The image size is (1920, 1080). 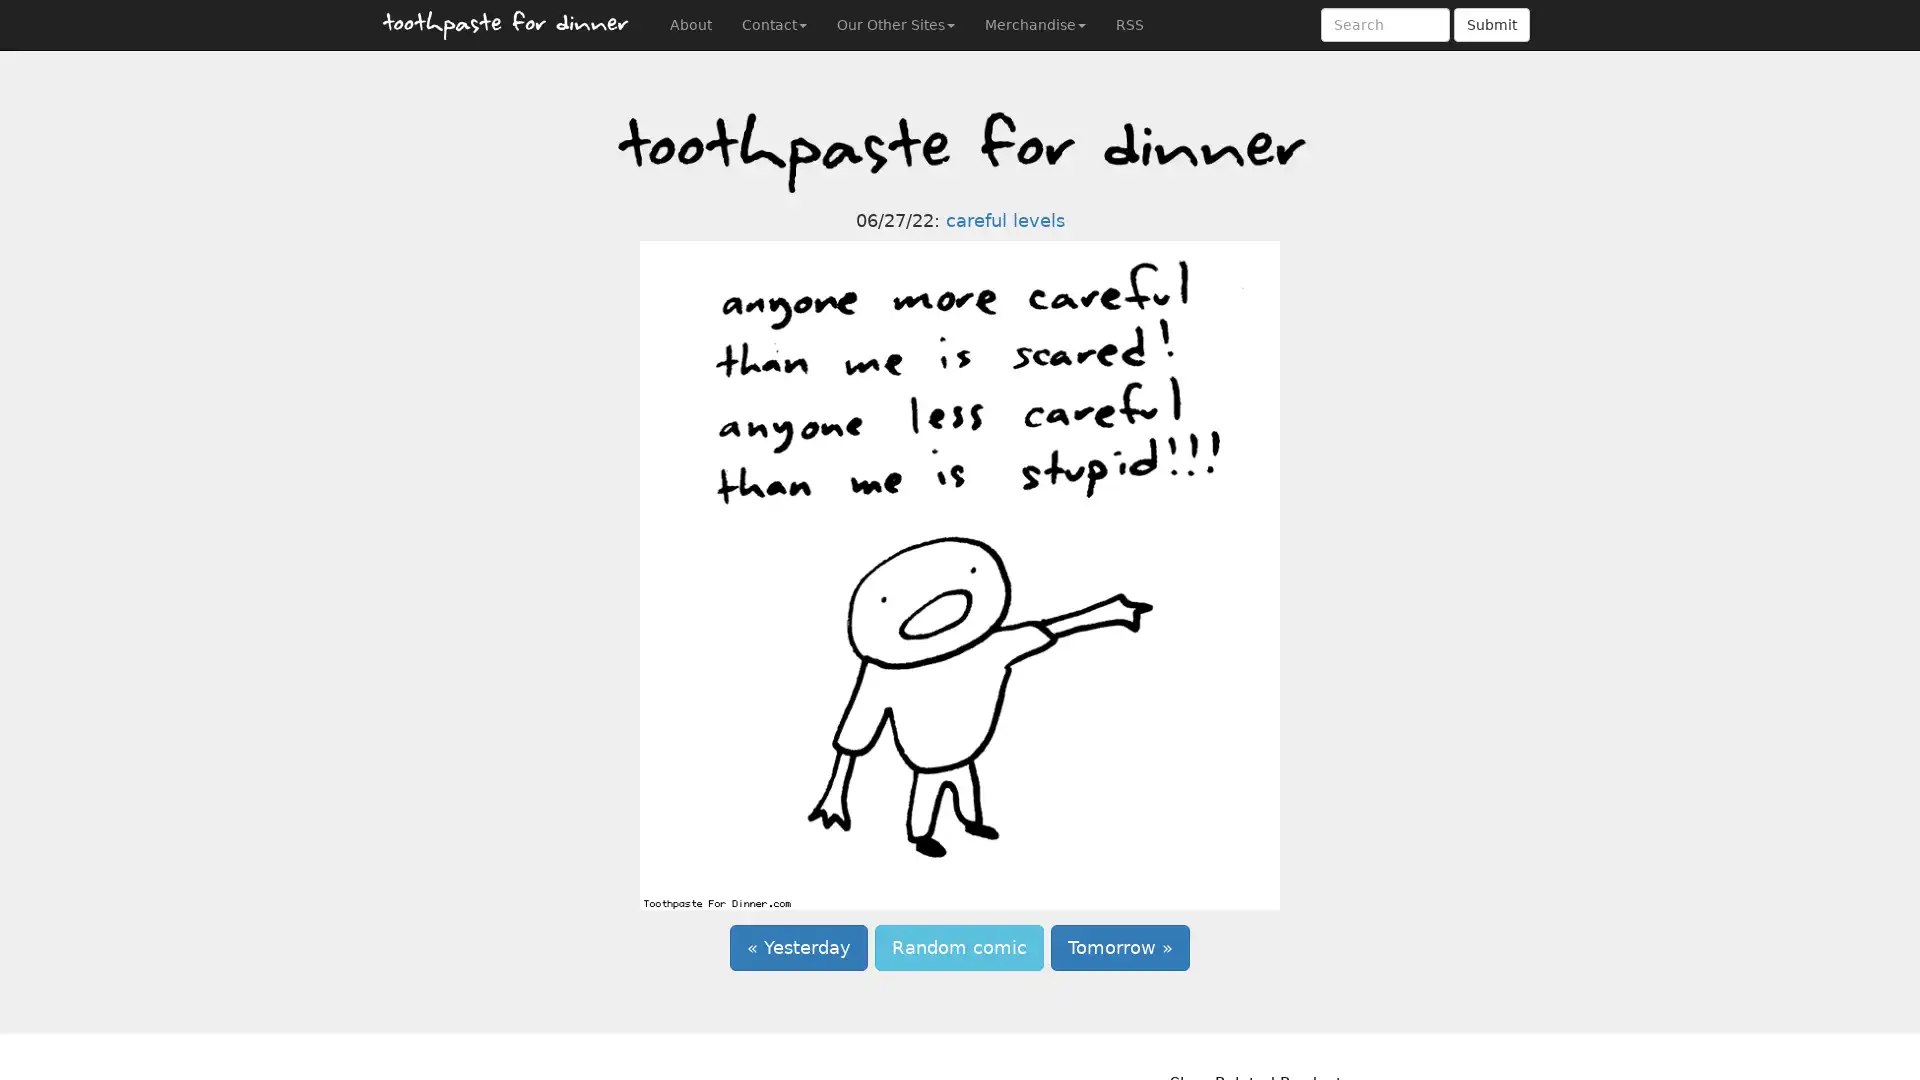 I want to click on Tomorrow, so click(x=1120, y=947).